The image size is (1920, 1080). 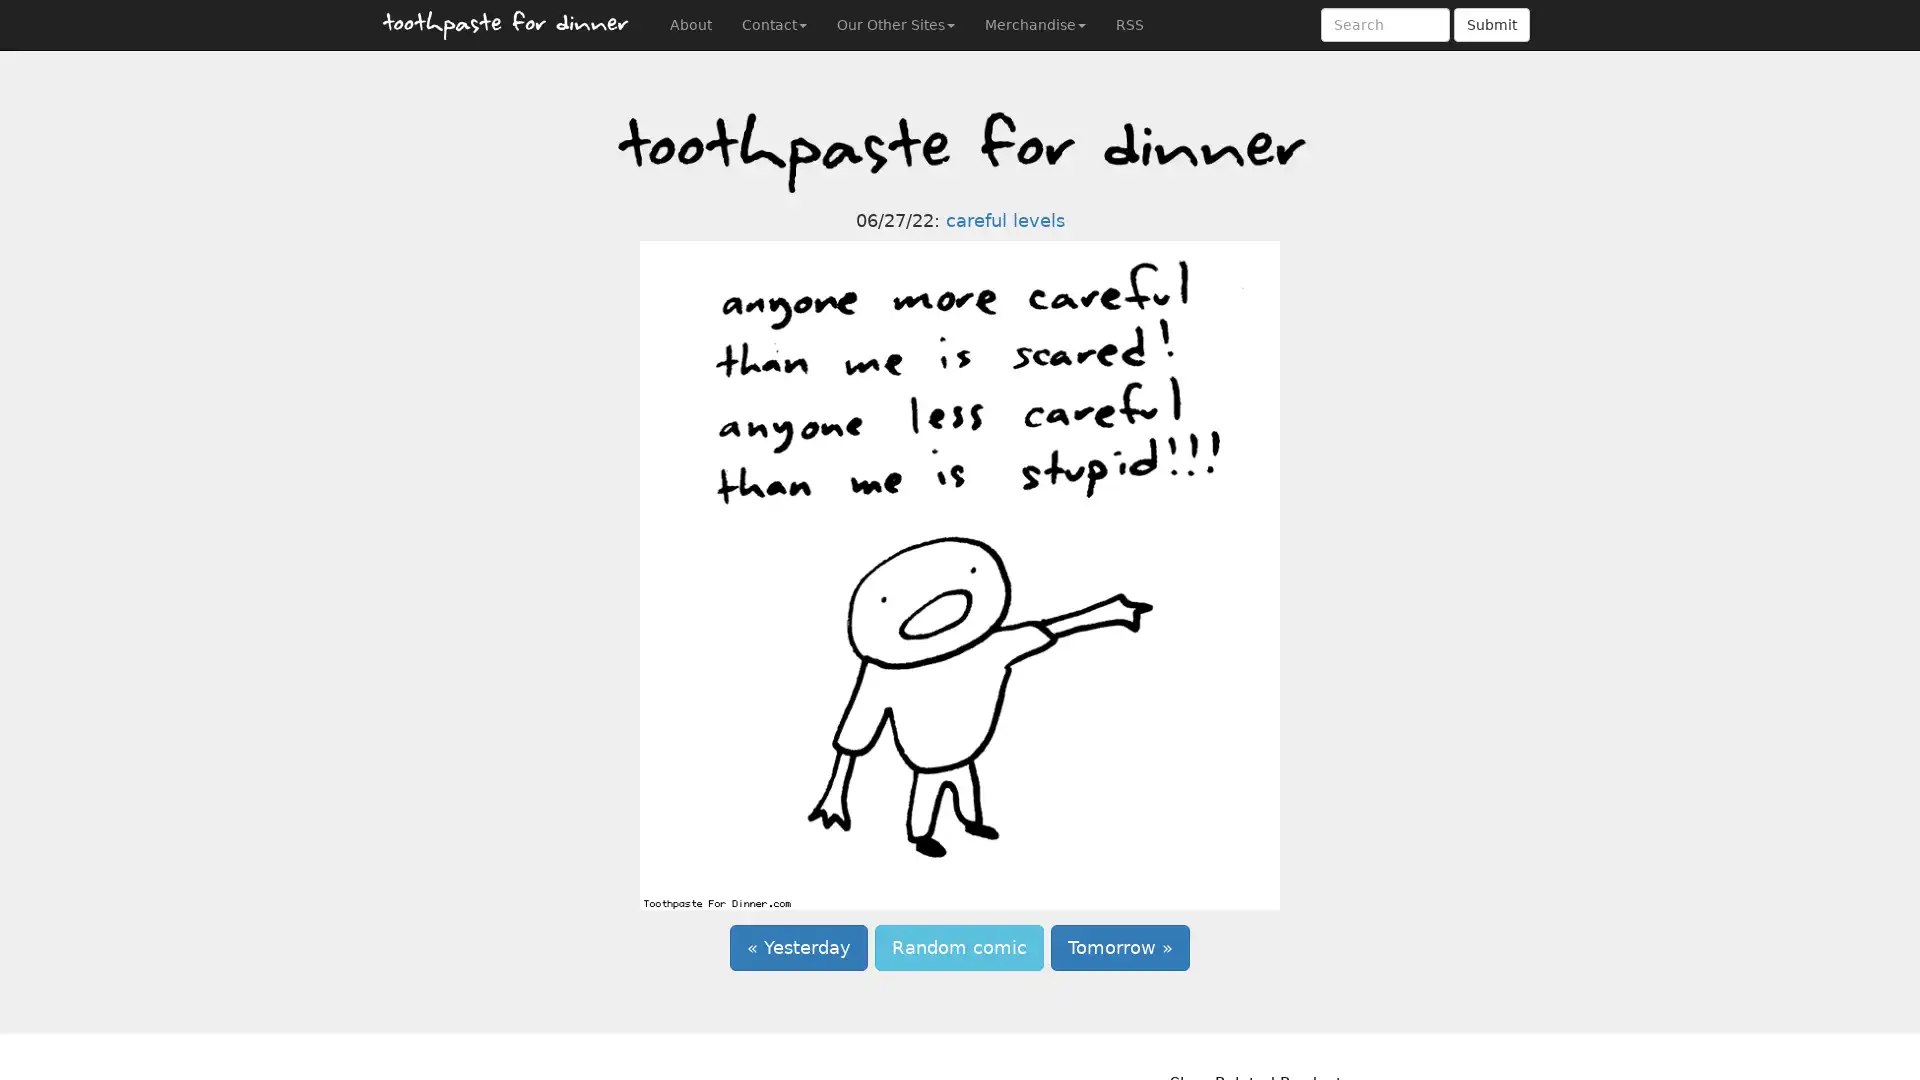 I want to click on Tomorrow, so click(x=1120, y=947).